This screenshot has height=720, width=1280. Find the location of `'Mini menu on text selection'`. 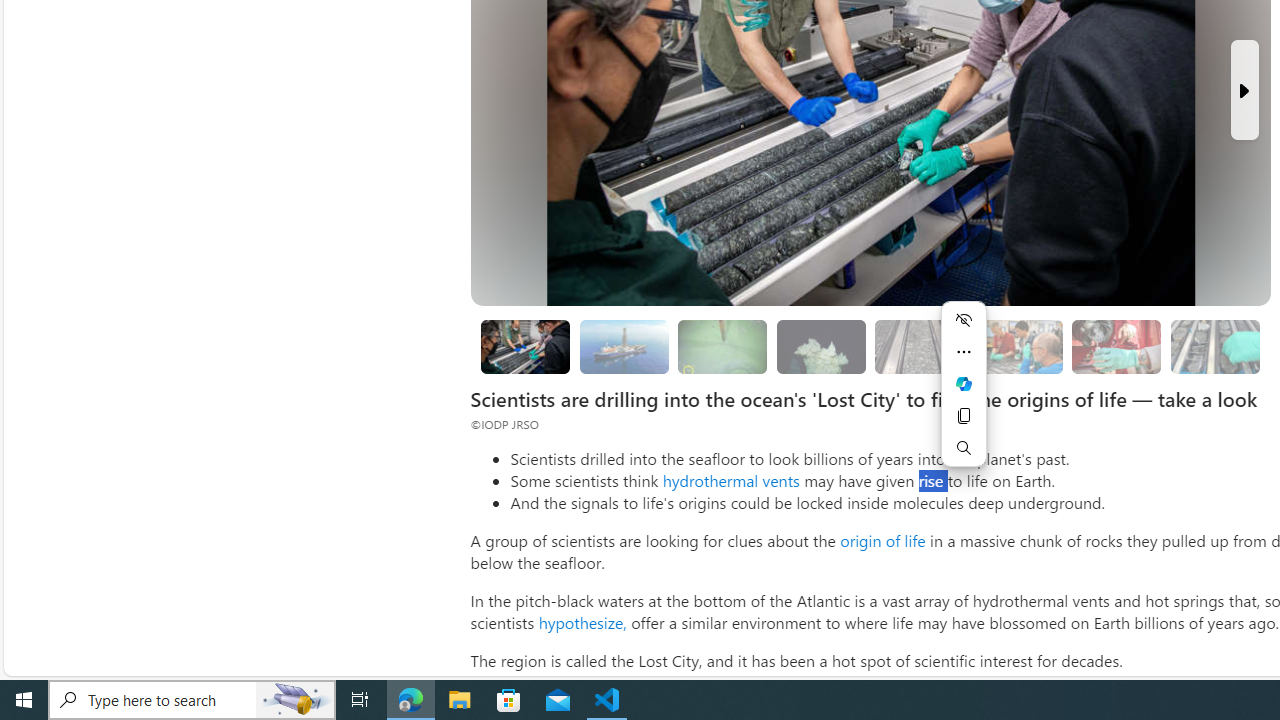

'Mini menu on text selection' is located at coordinates (963, 383).